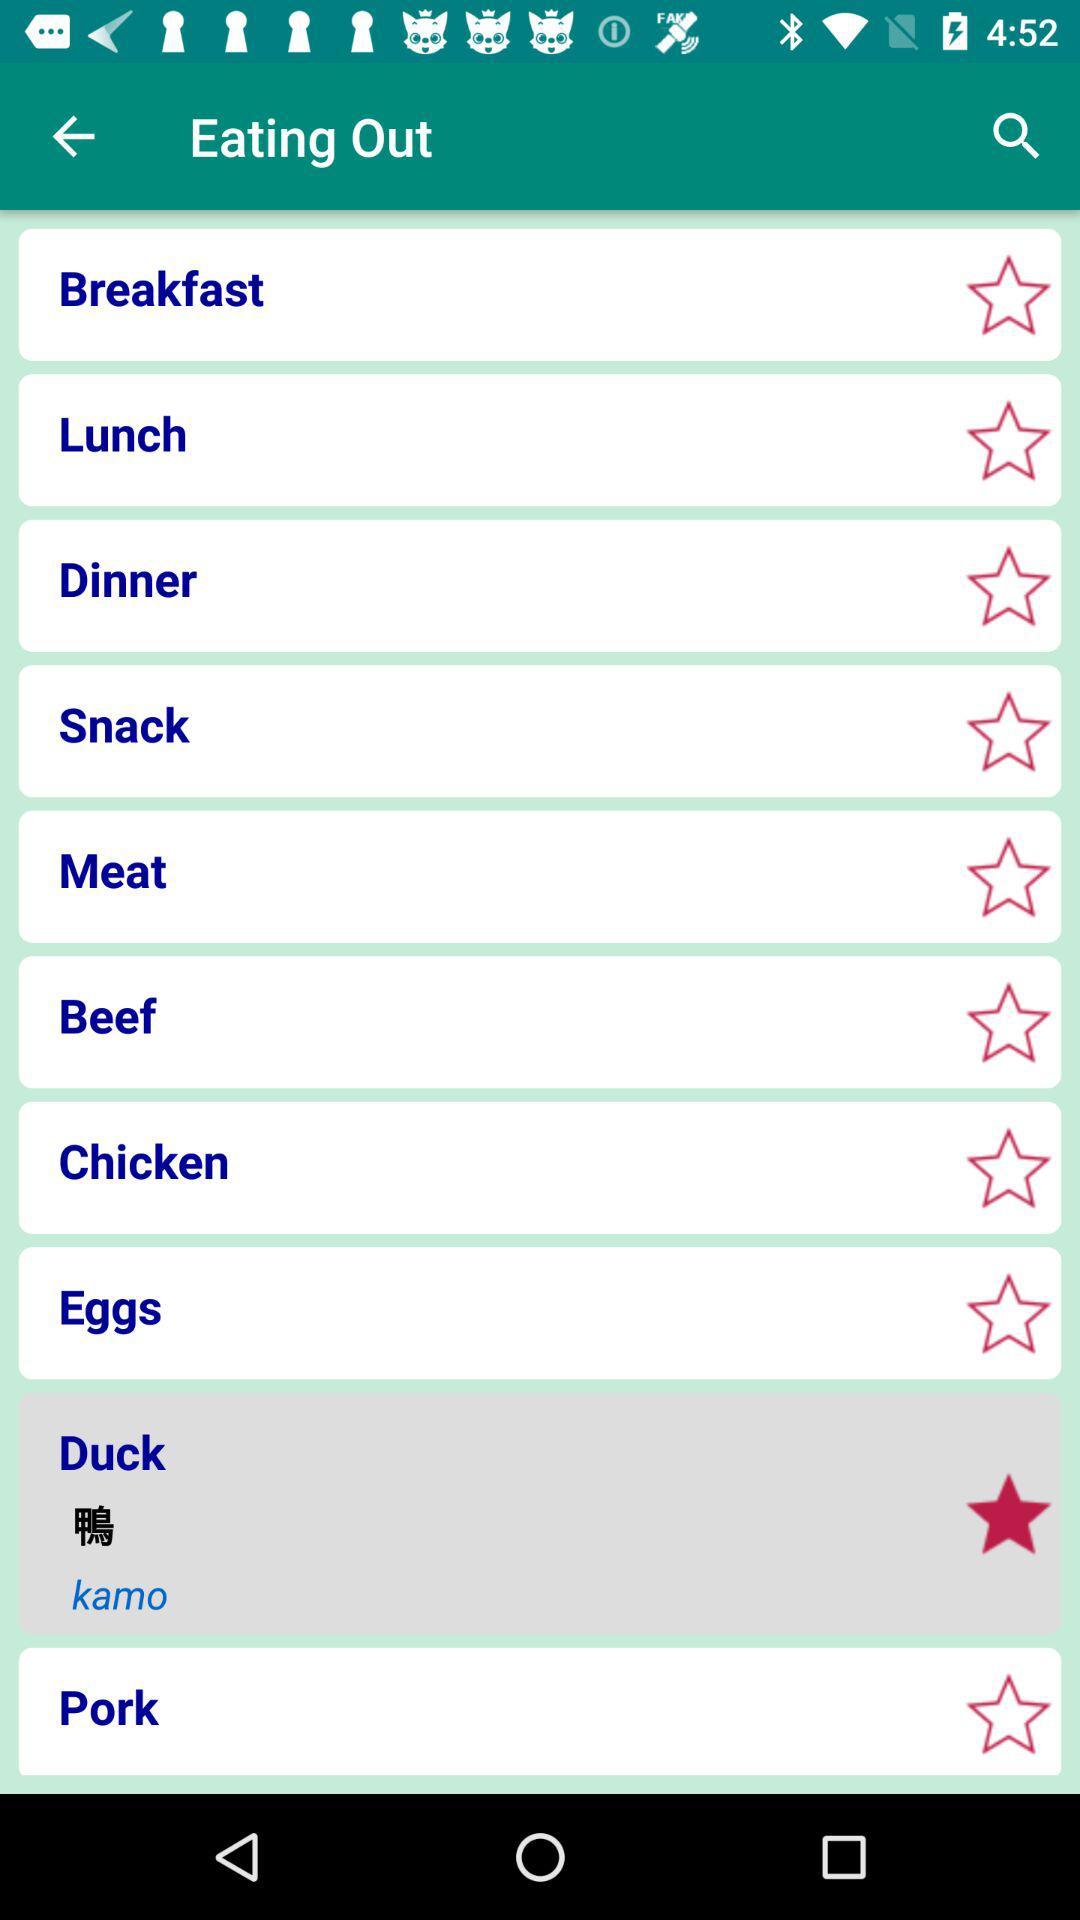 The width and height of the screenshot is (1080, 1920). I want to click on the icon above beef, so click(481, 869).